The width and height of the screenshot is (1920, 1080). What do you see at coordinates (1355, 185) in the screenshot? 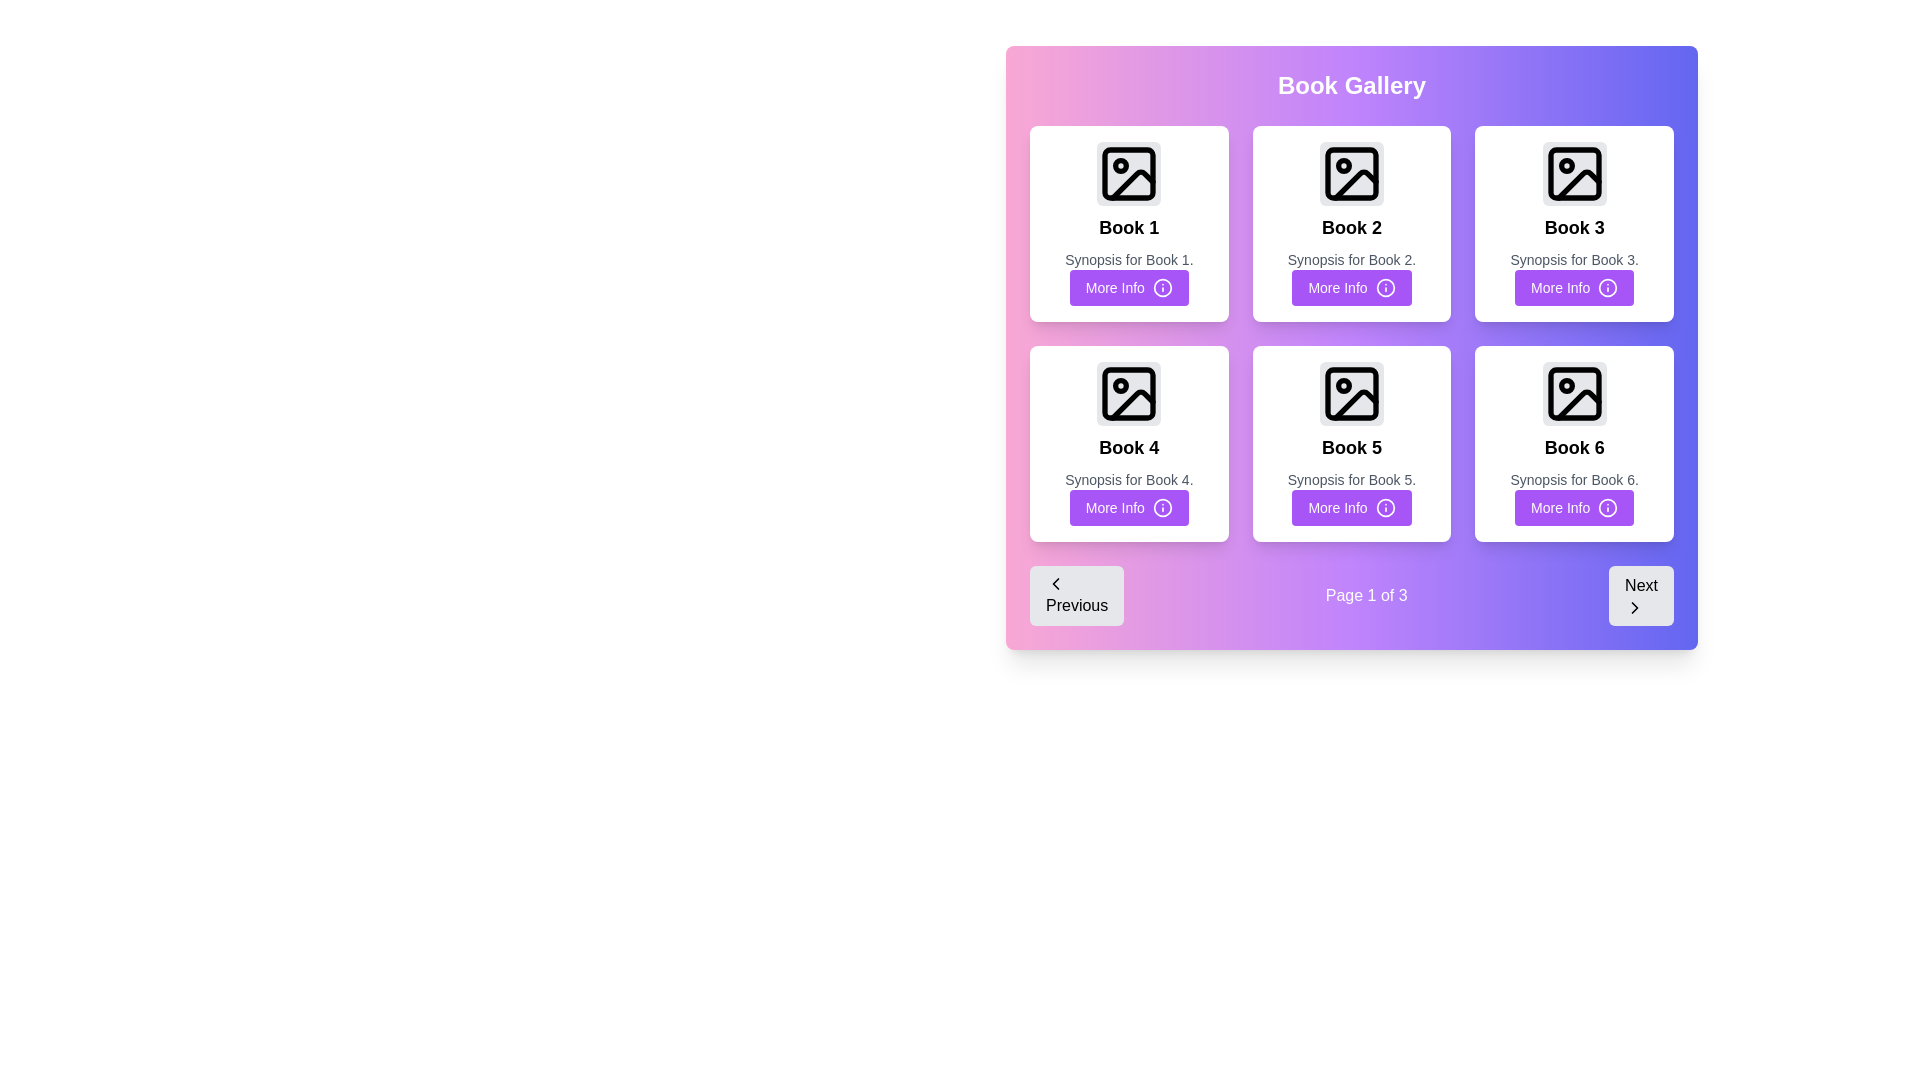
I see `the decorative graphic element within the 'Book 2' icon located in the second row of the grid layout, positioned at the top-right corner of the icon` at bounding box center [1355, 185].